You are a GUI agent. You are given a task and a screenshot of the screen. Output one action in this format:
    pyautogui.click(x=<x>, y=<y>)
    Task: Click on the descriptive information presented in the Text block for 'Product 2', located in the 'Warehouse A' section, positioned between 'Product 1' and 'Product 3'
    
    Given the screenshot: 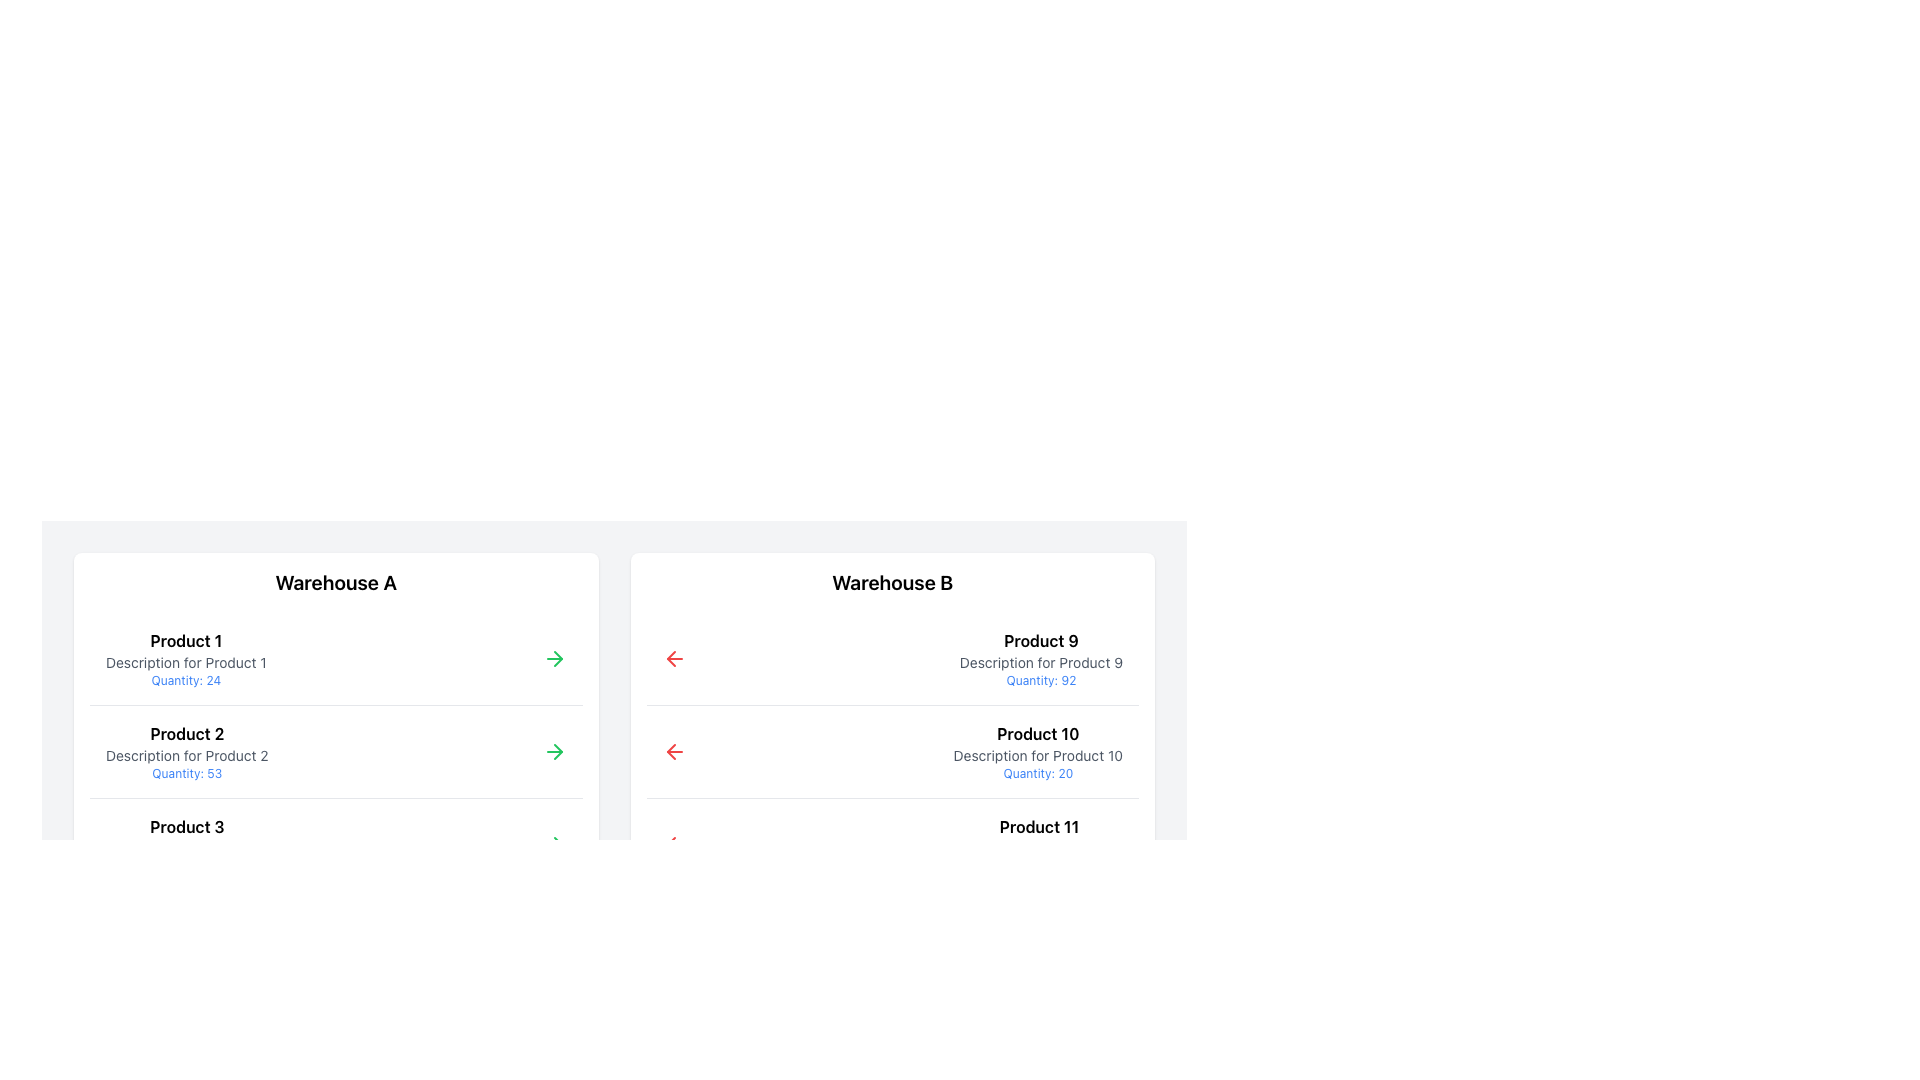 What is the action you would take?
    pyautogui.click(x=187, y=752)
    